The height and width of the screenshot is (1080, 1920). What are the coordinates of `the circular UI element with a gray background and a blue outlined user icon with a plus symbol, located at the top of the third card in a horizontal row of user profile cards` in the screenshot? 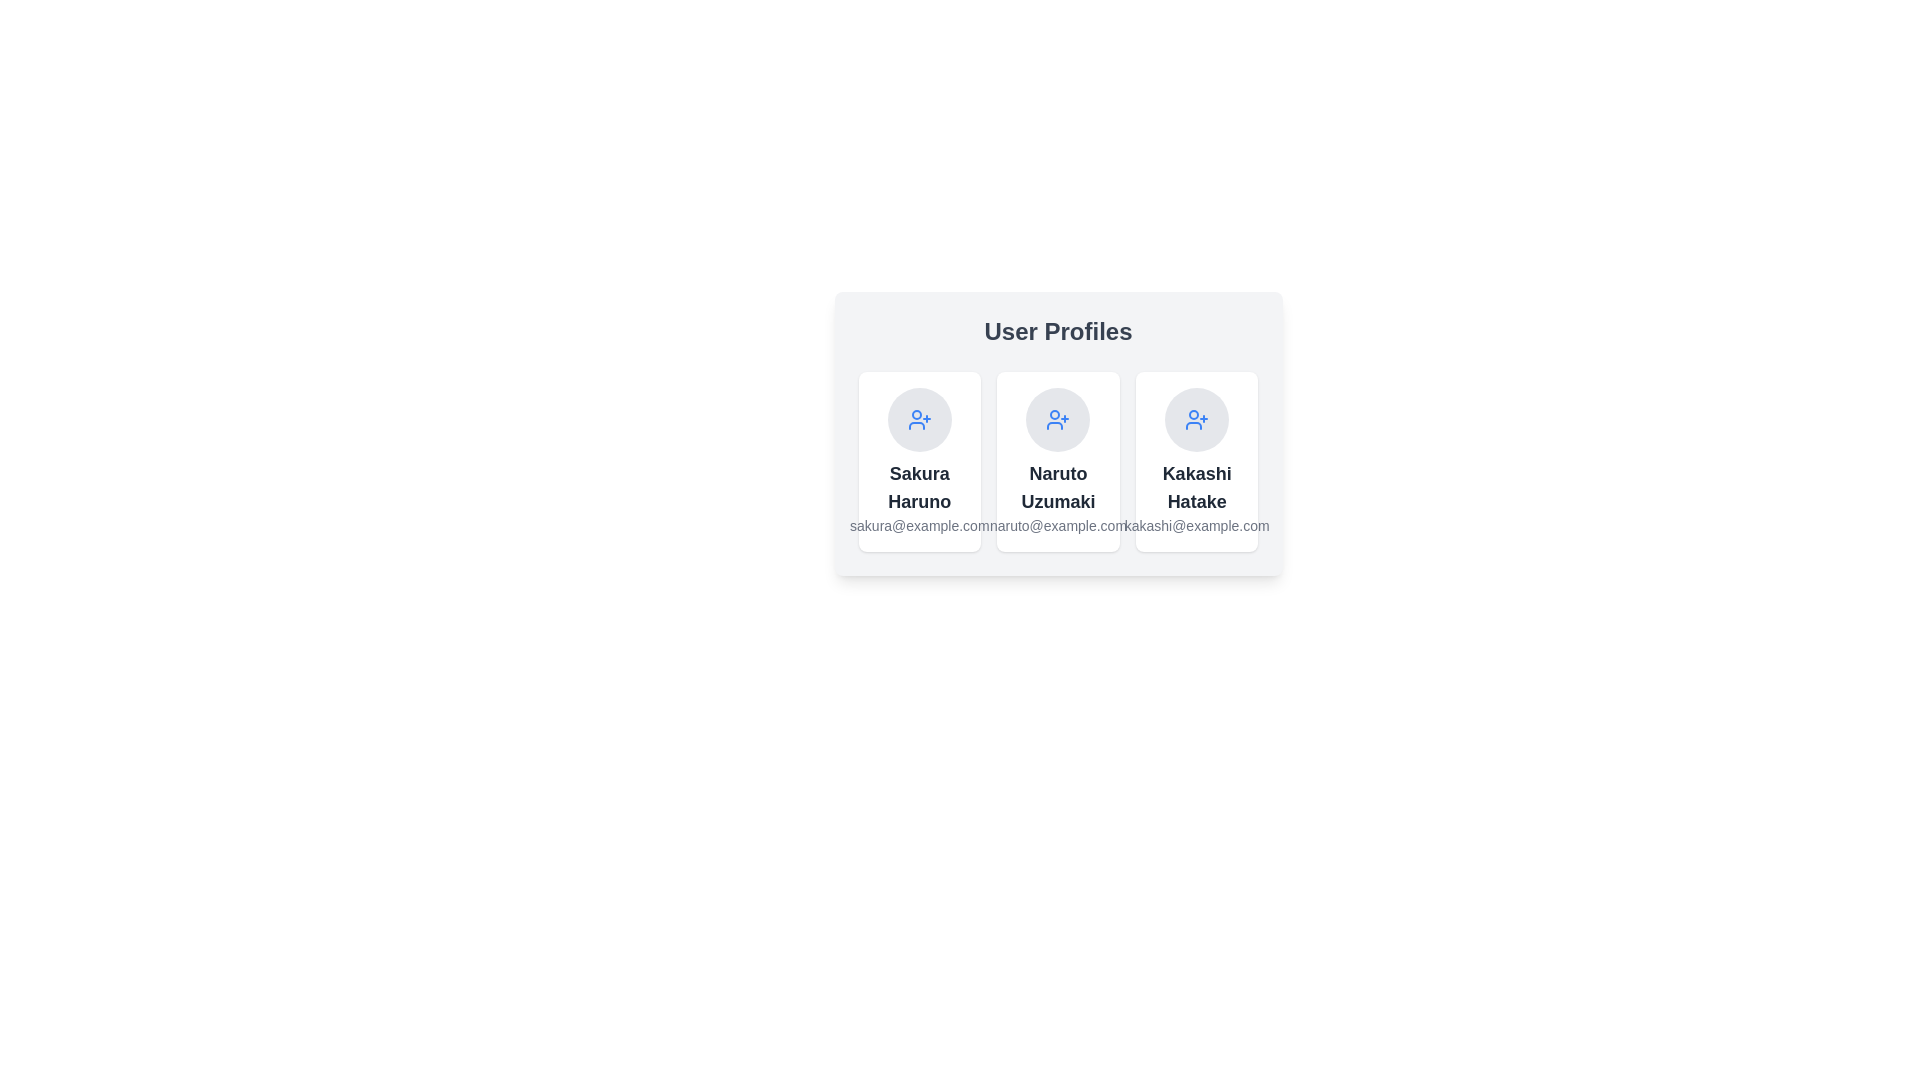 It's located at (1197, 419).